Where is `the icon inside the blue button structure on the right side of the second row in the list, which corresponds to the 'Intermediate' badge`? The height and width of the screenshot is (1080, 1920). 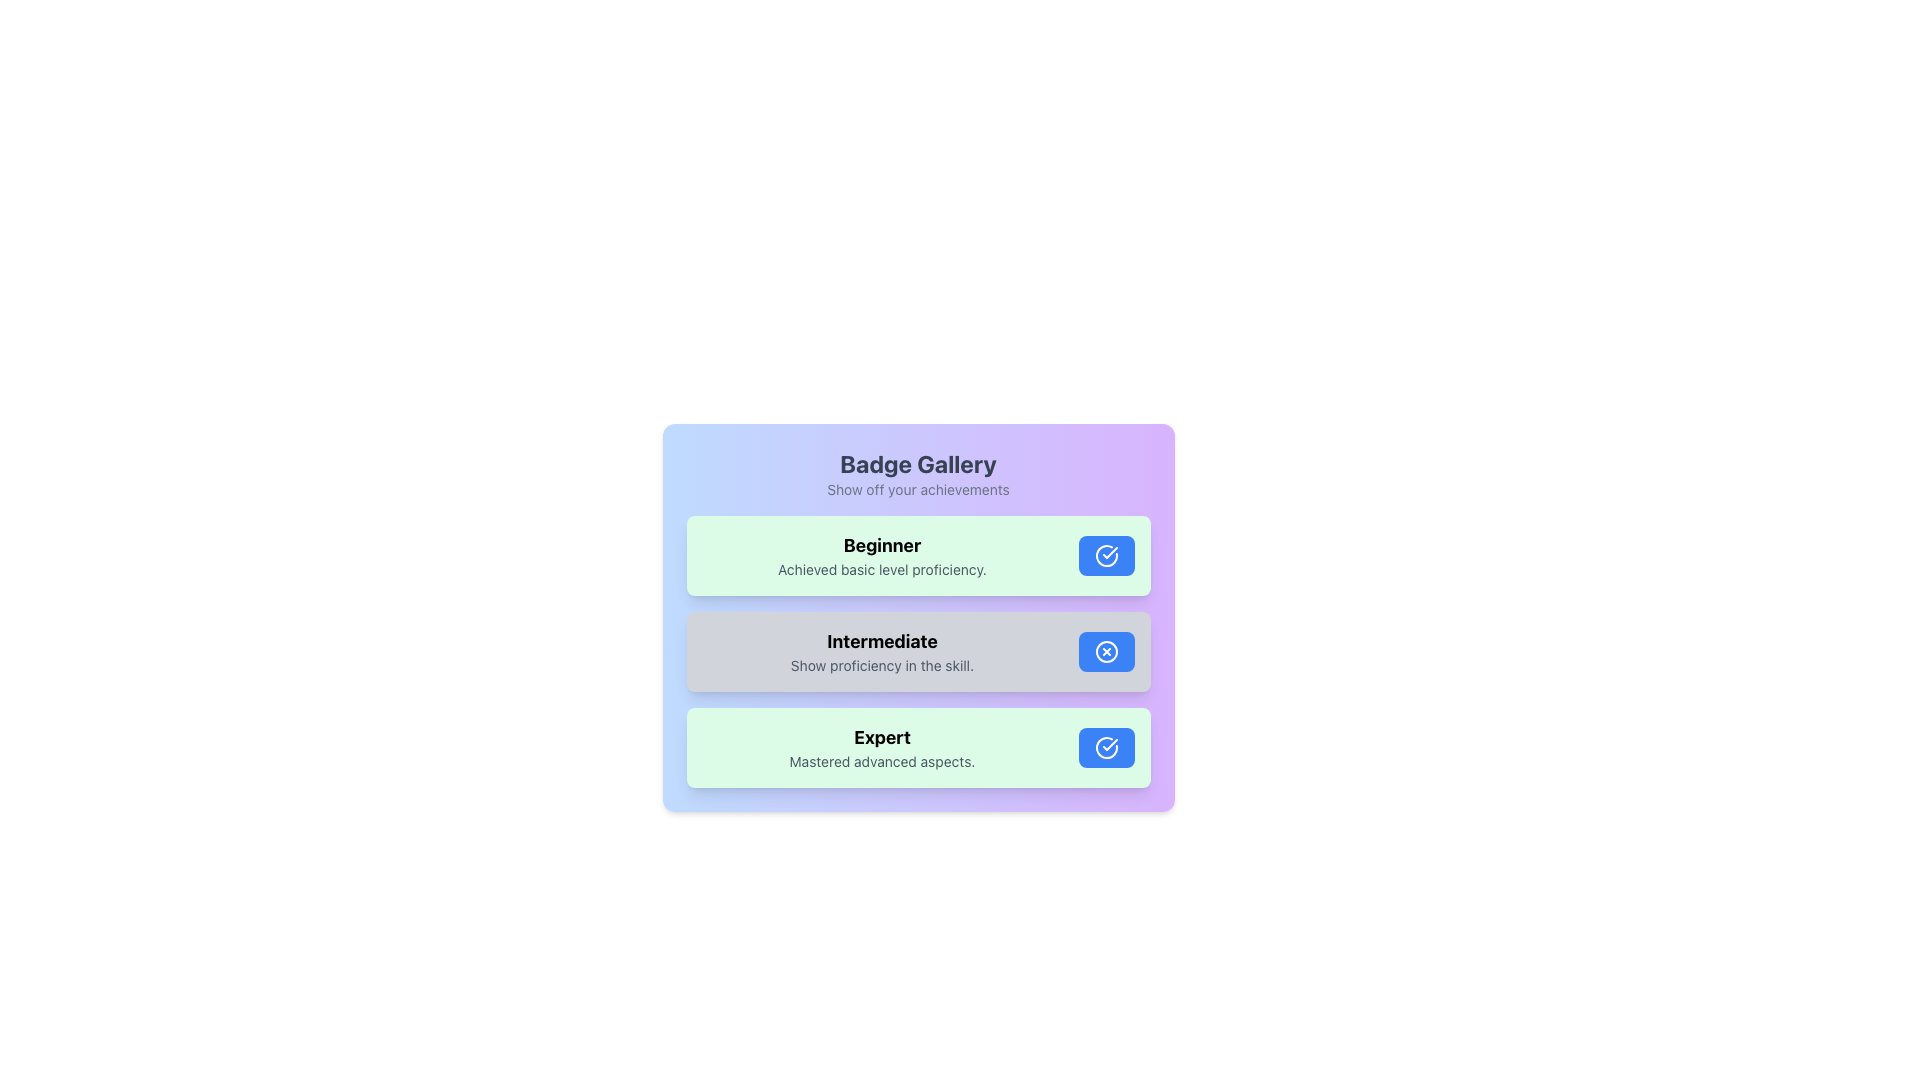
the icon inside the blue button structure on the right side of the second row in the list, which corresponds to the 'Intermediate' badge is located at coordinates (1105, 651).